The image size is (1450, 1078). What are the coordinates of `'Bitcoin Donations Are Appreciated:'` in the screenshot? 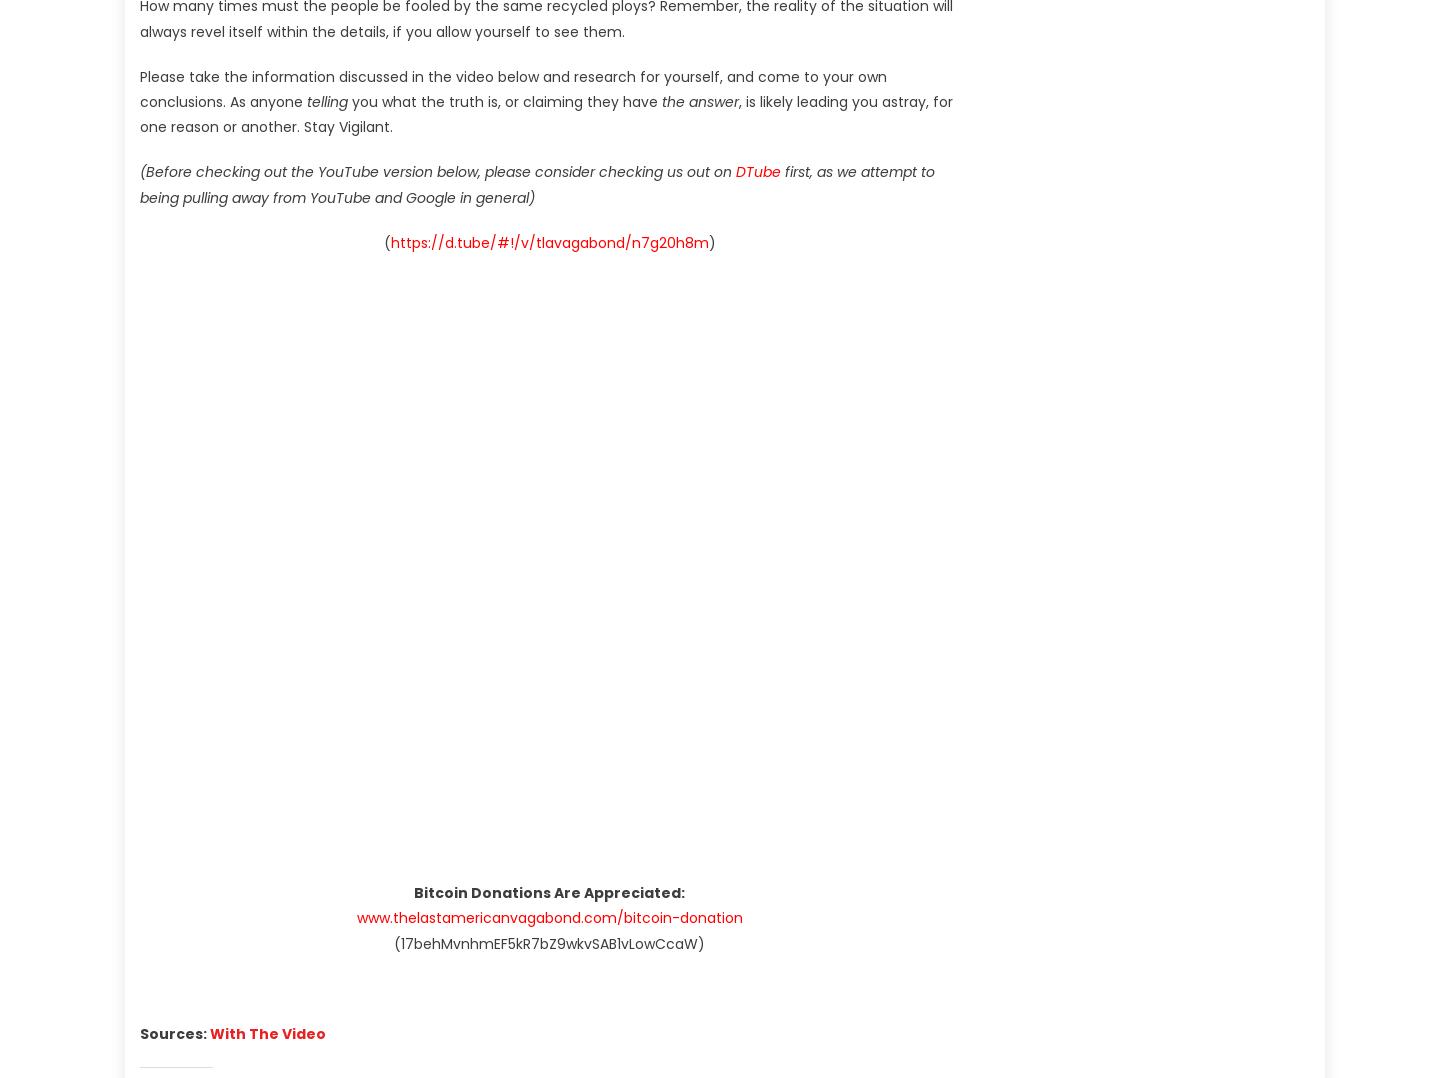 It's located at (549, 893).